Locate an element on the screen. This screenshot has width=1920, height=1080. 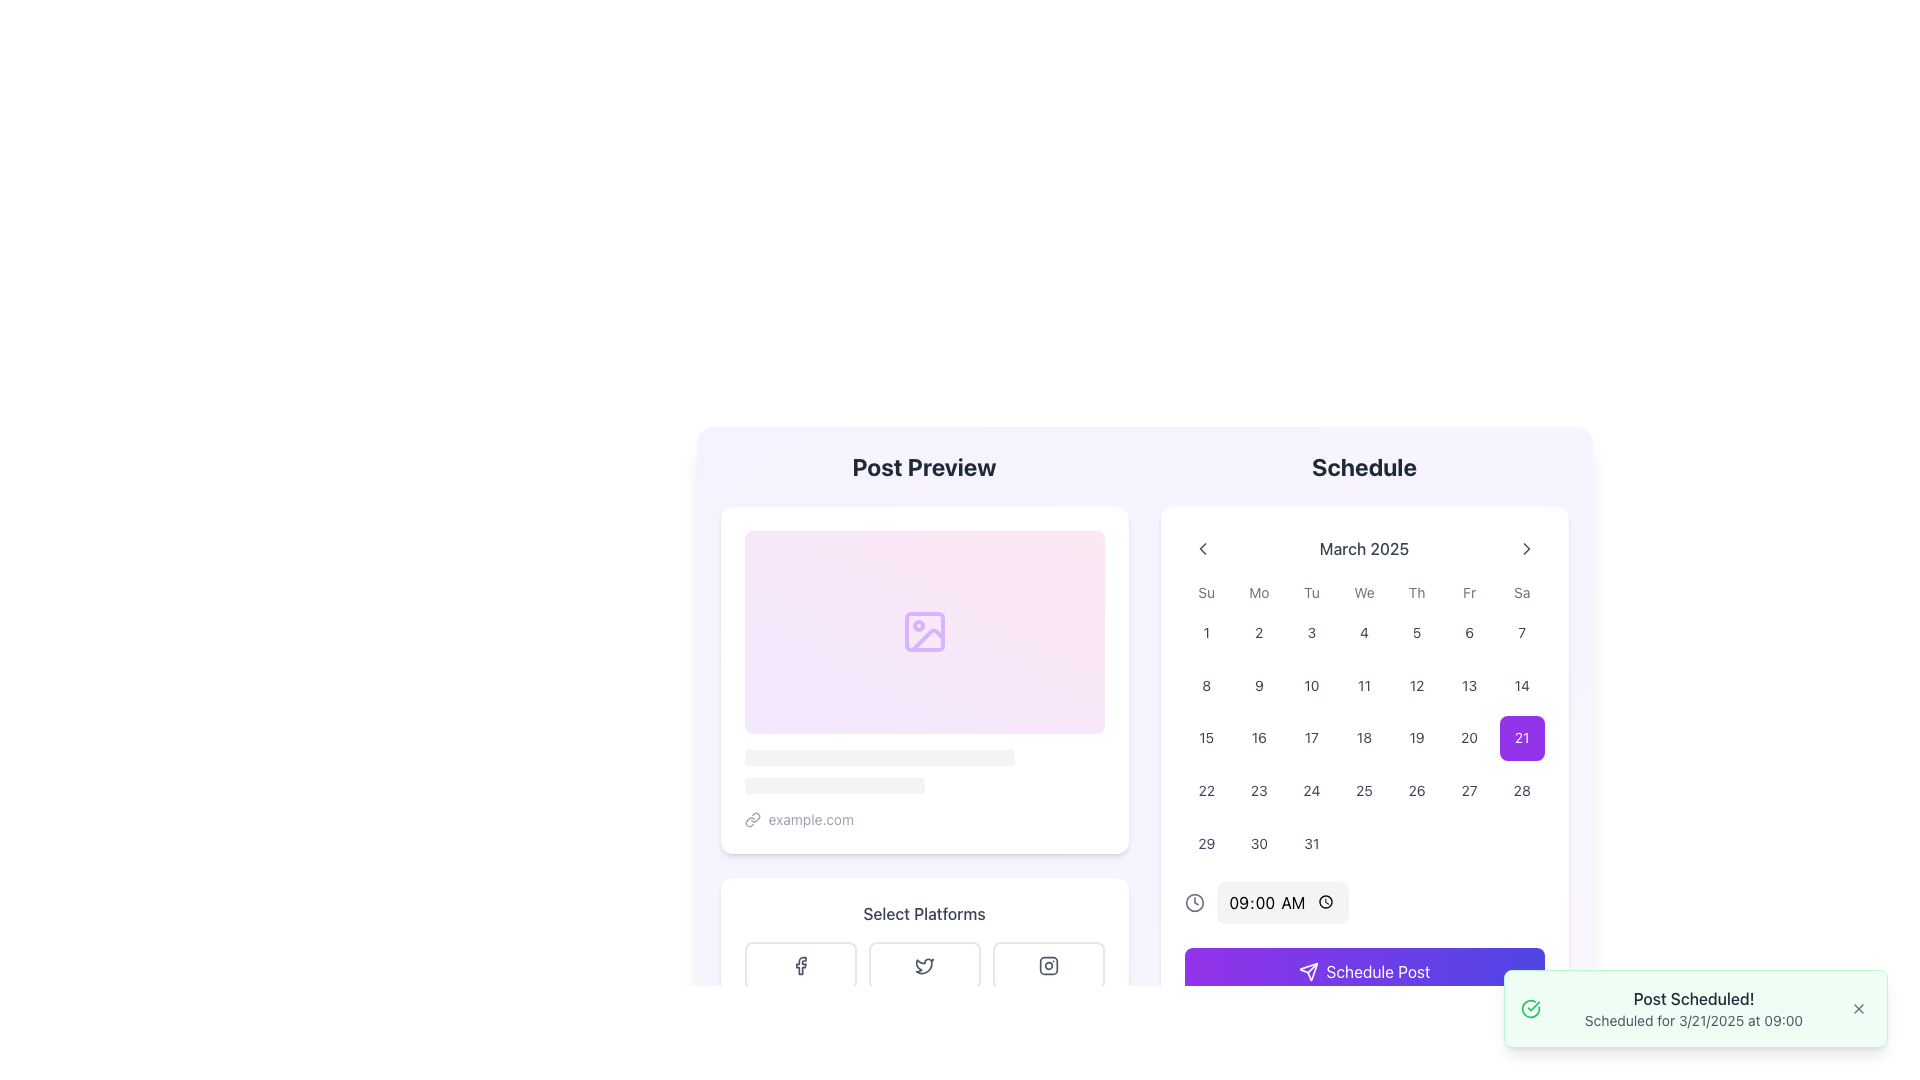
the calendar button for the date '12' in the grid layout of March 2025 is located at coordinates (1416, 684).